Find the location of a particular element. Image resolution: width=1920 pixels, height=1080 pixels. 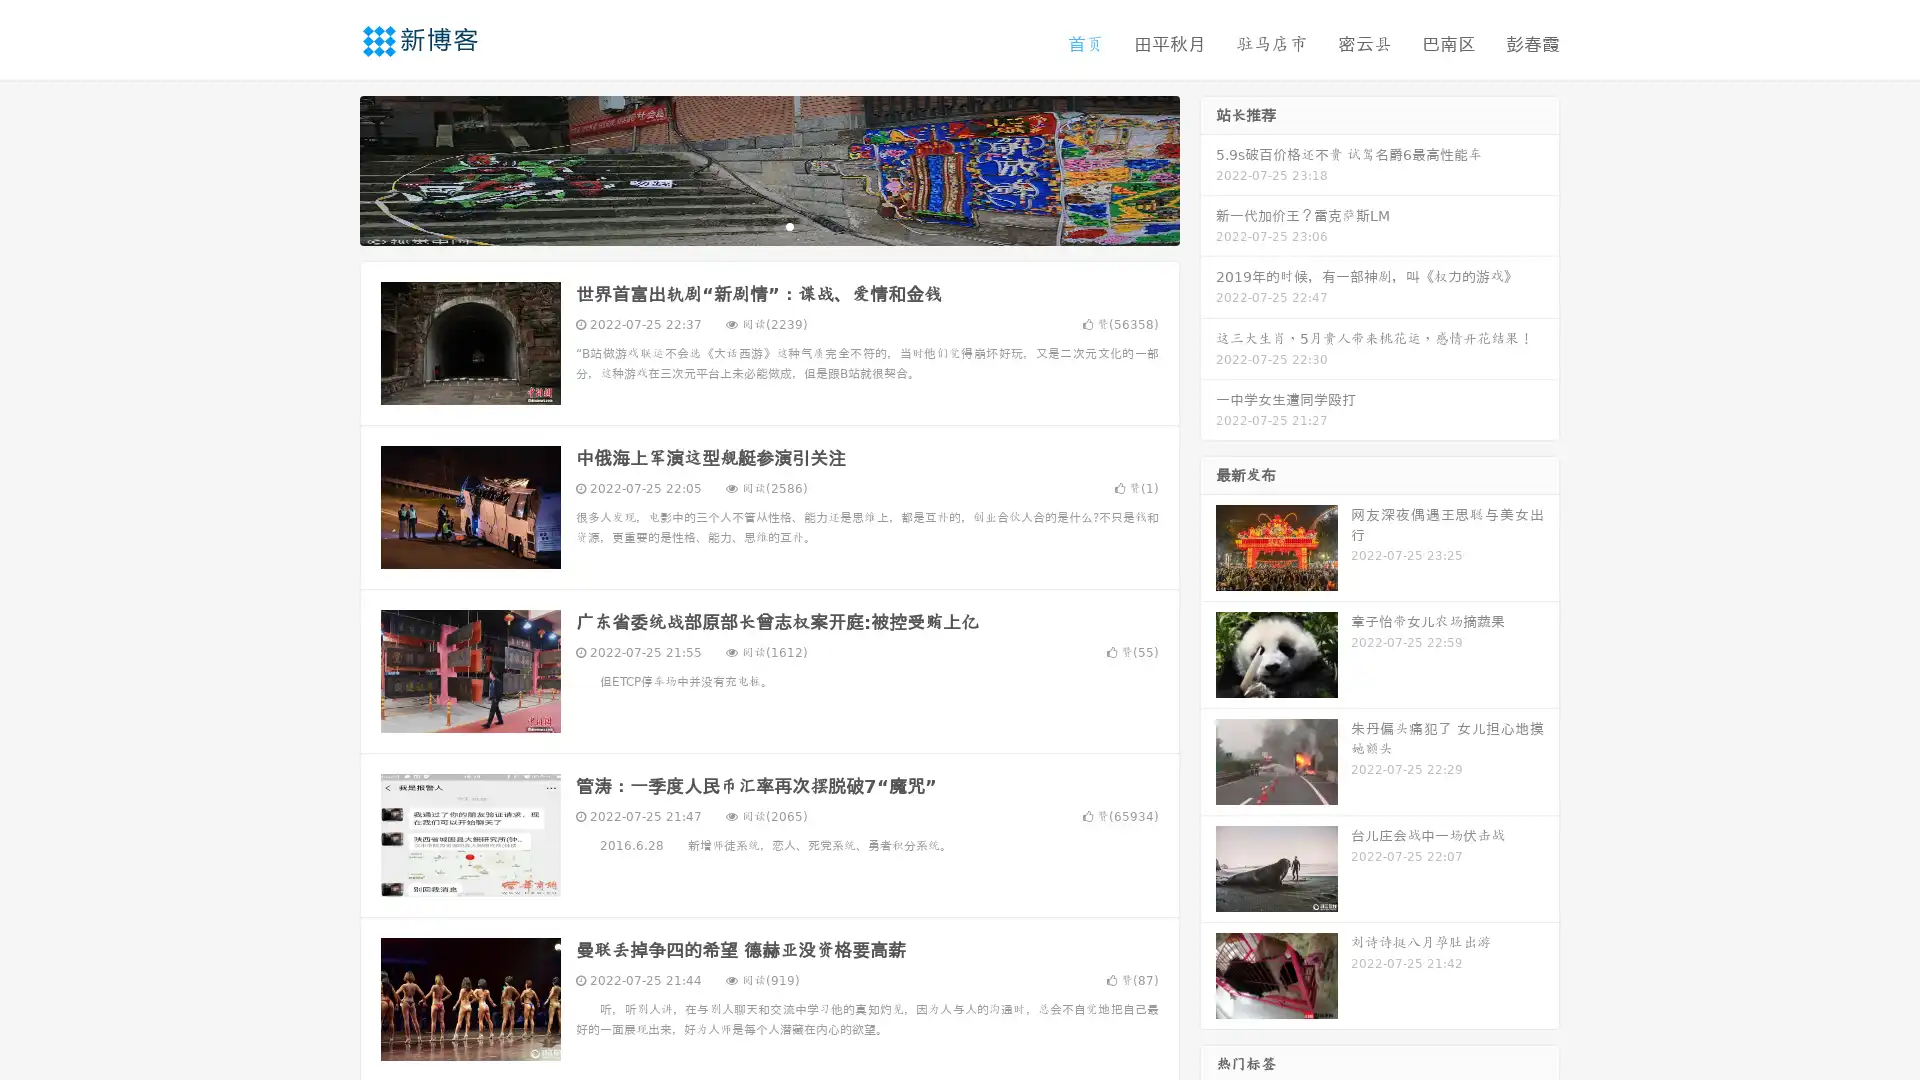

Go to slide 3 is located at coordinates (789, 225).